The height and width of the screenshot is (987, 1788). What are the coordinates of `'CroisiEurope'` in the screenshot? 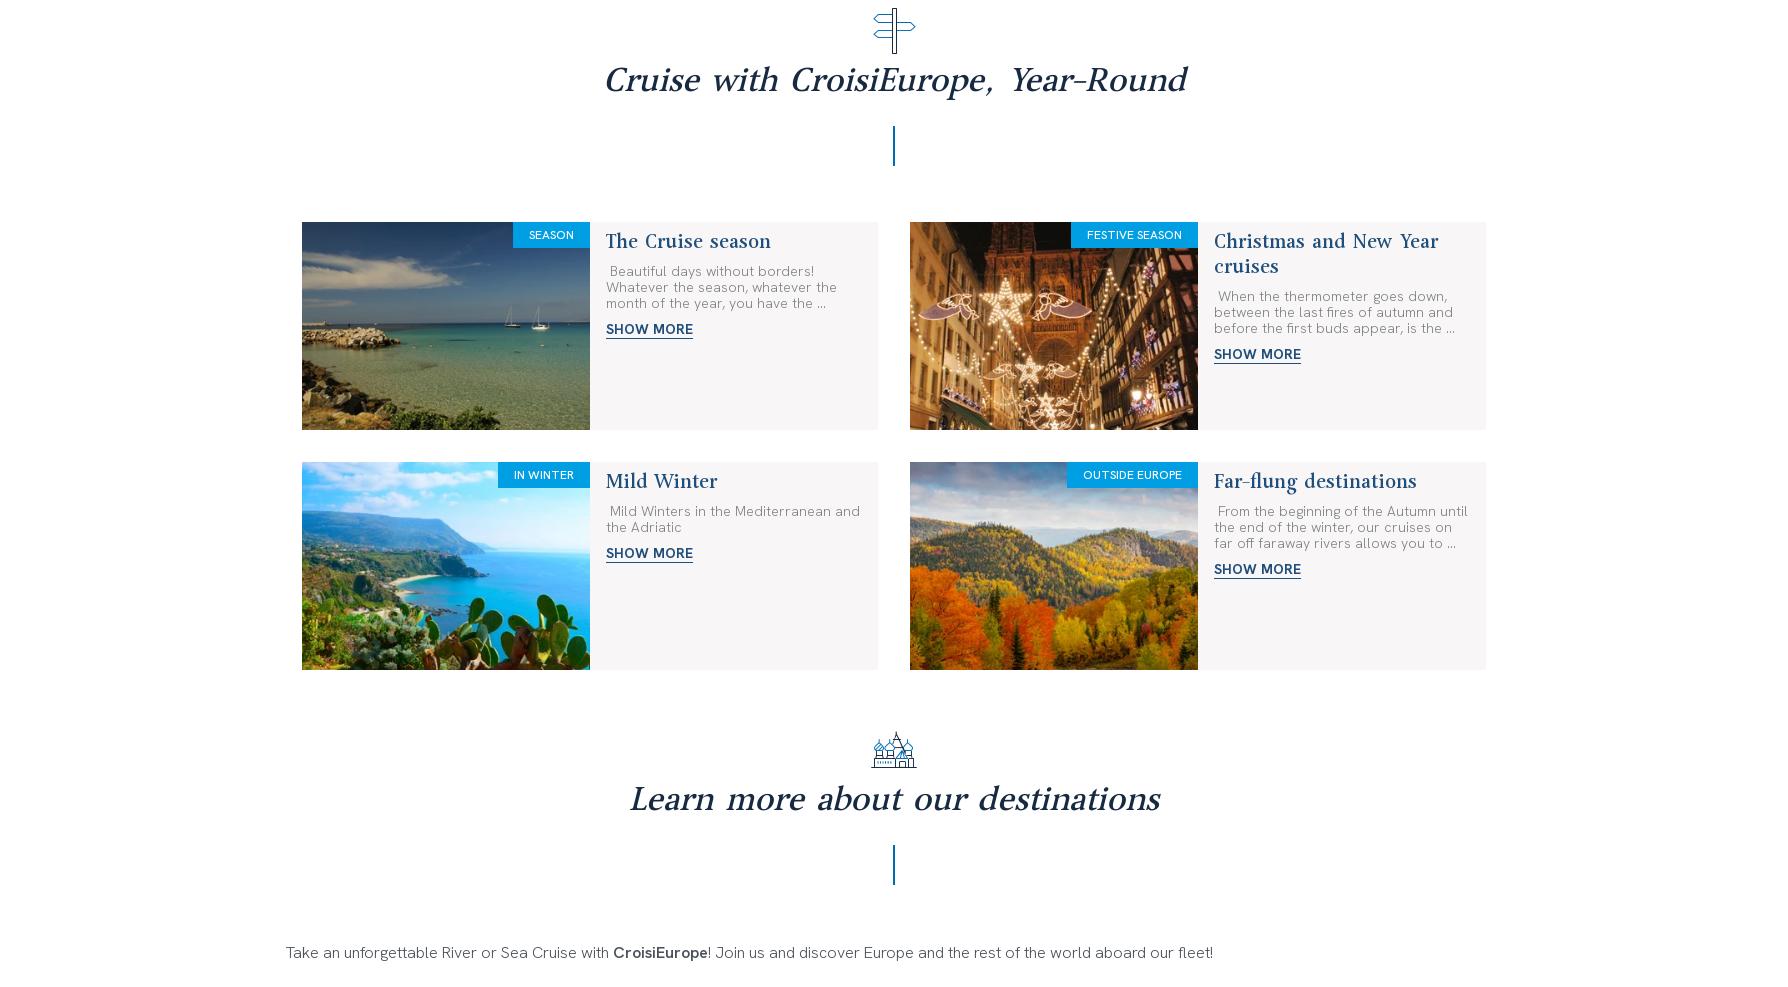 It's located at (929, 451).